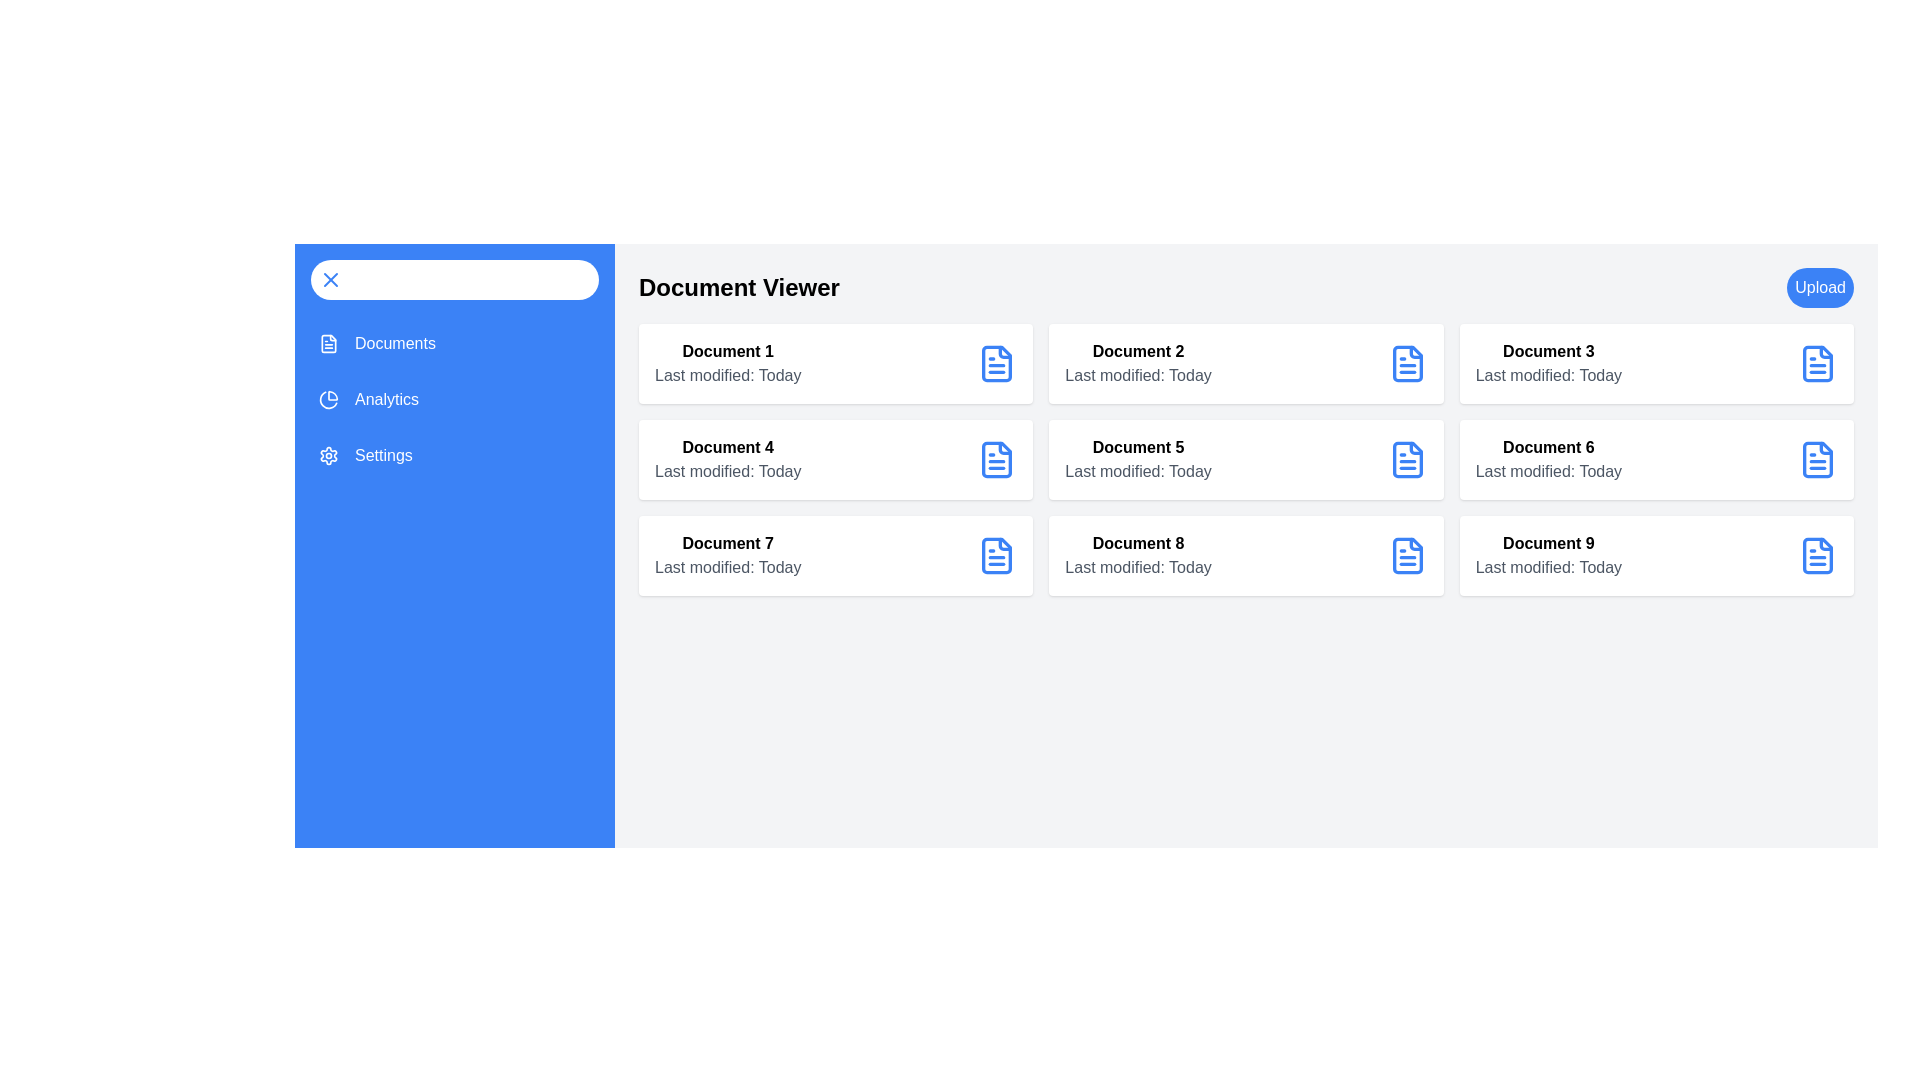 This screenshot has width=1920, height=1080. I want to click on the 'Upload' button, so click(1819, 288).